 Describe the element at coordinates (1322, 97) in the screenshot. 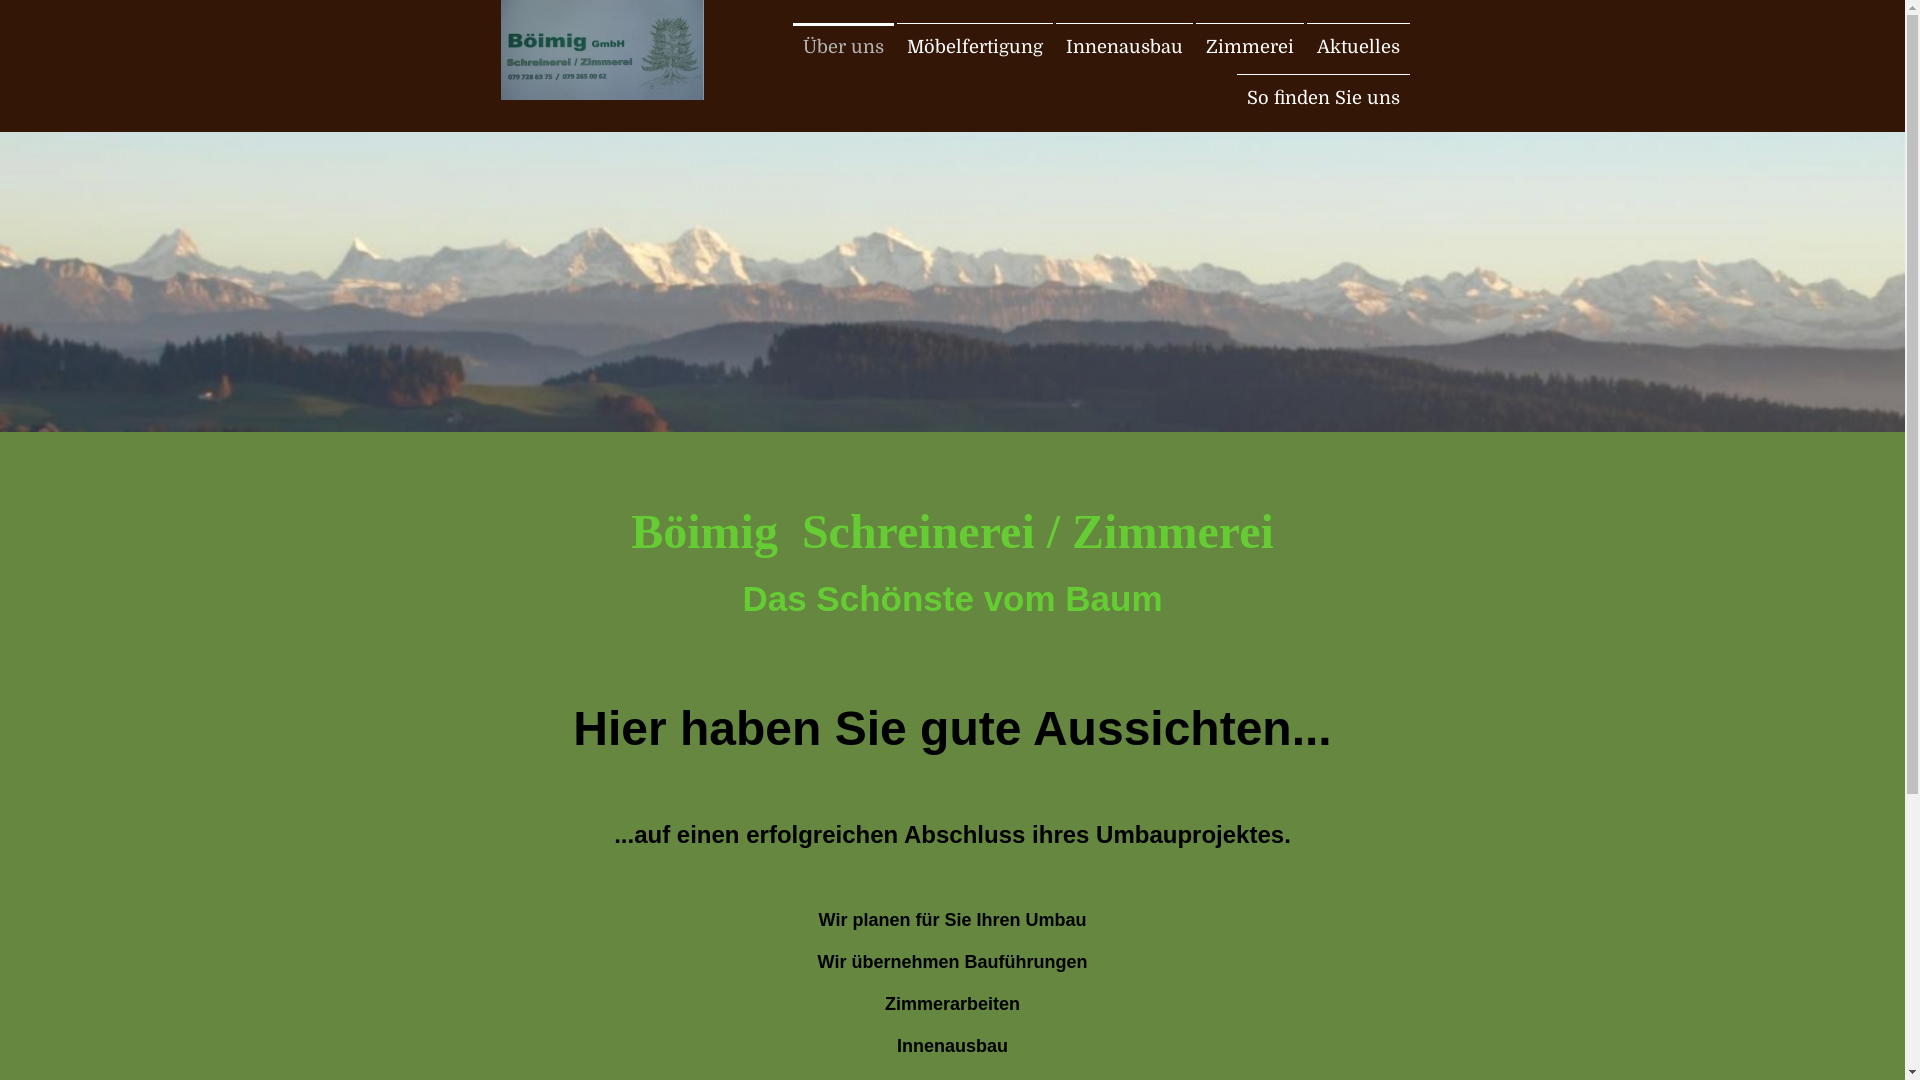

I see `'So finden Sie uns'` at that location.